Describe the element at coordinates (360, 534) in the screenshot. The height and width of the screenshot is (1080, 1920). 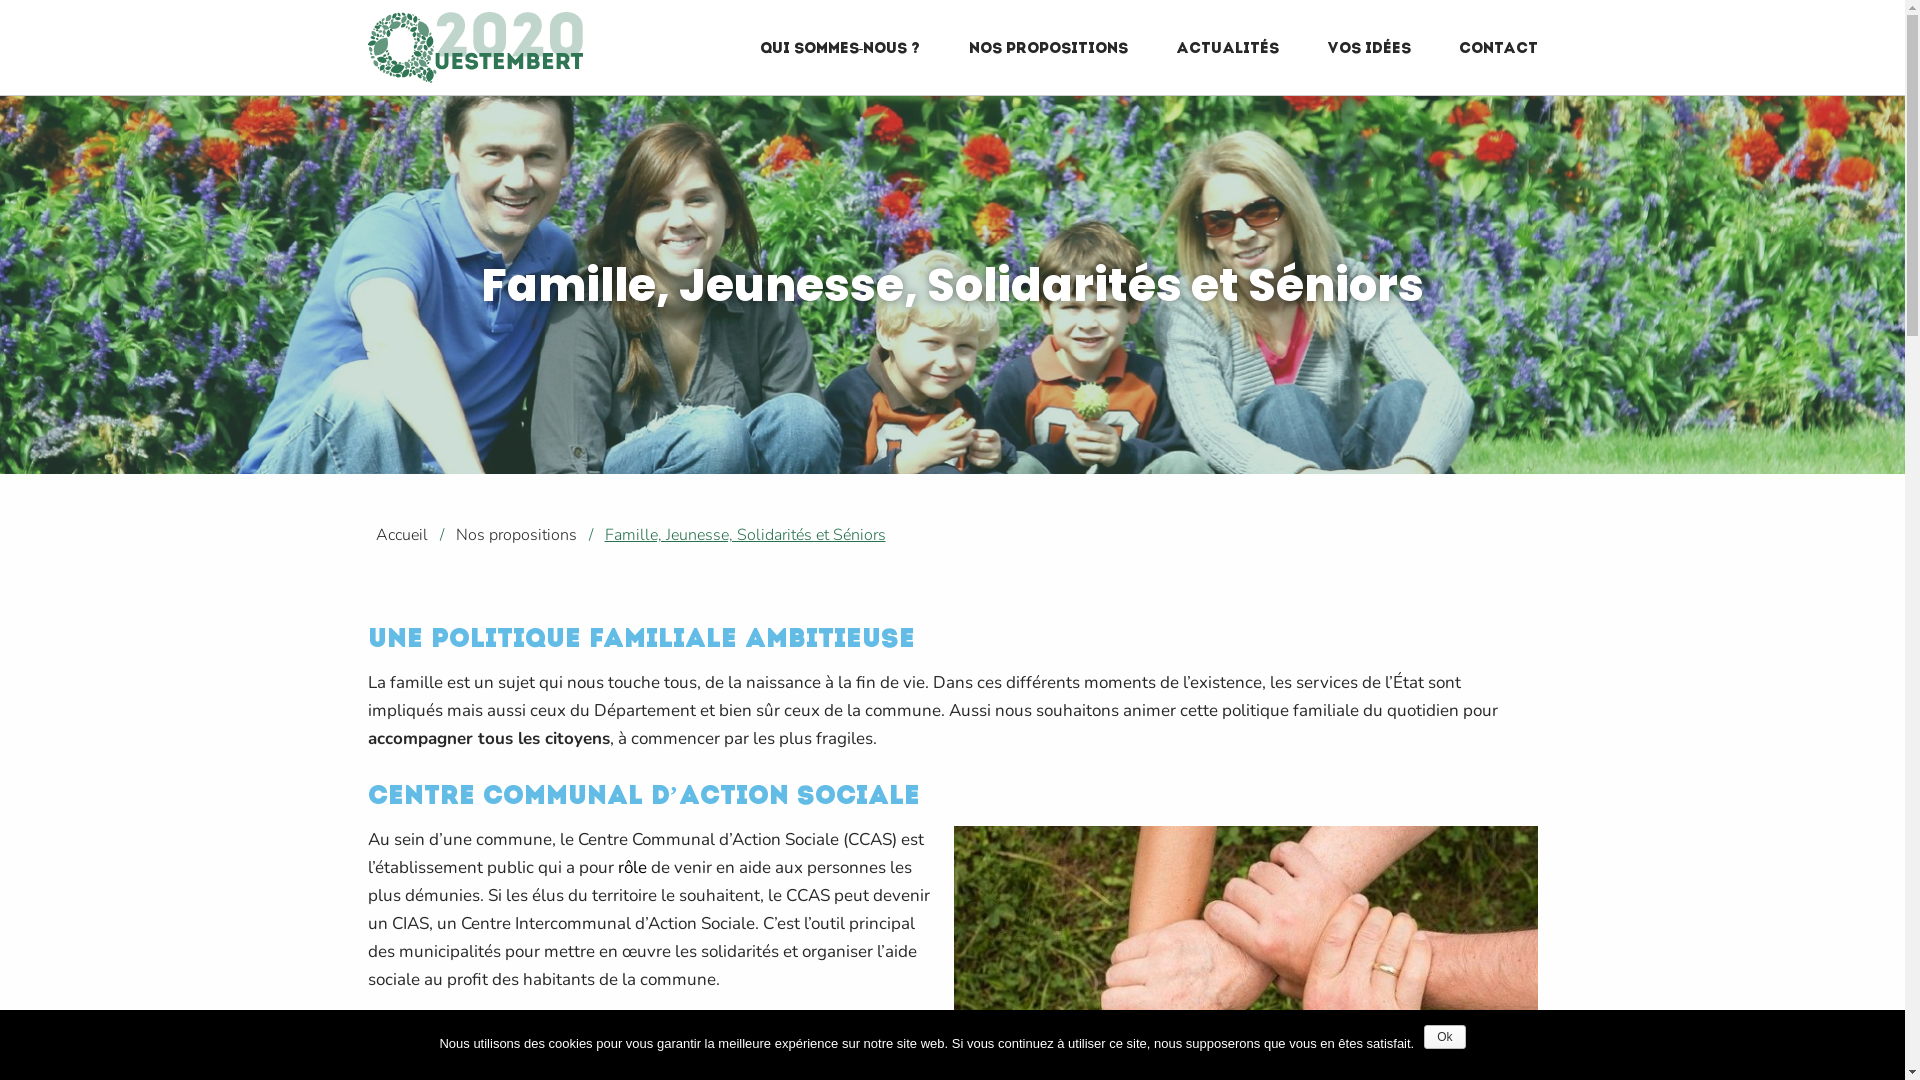
I see `'Accueil'` at that location.